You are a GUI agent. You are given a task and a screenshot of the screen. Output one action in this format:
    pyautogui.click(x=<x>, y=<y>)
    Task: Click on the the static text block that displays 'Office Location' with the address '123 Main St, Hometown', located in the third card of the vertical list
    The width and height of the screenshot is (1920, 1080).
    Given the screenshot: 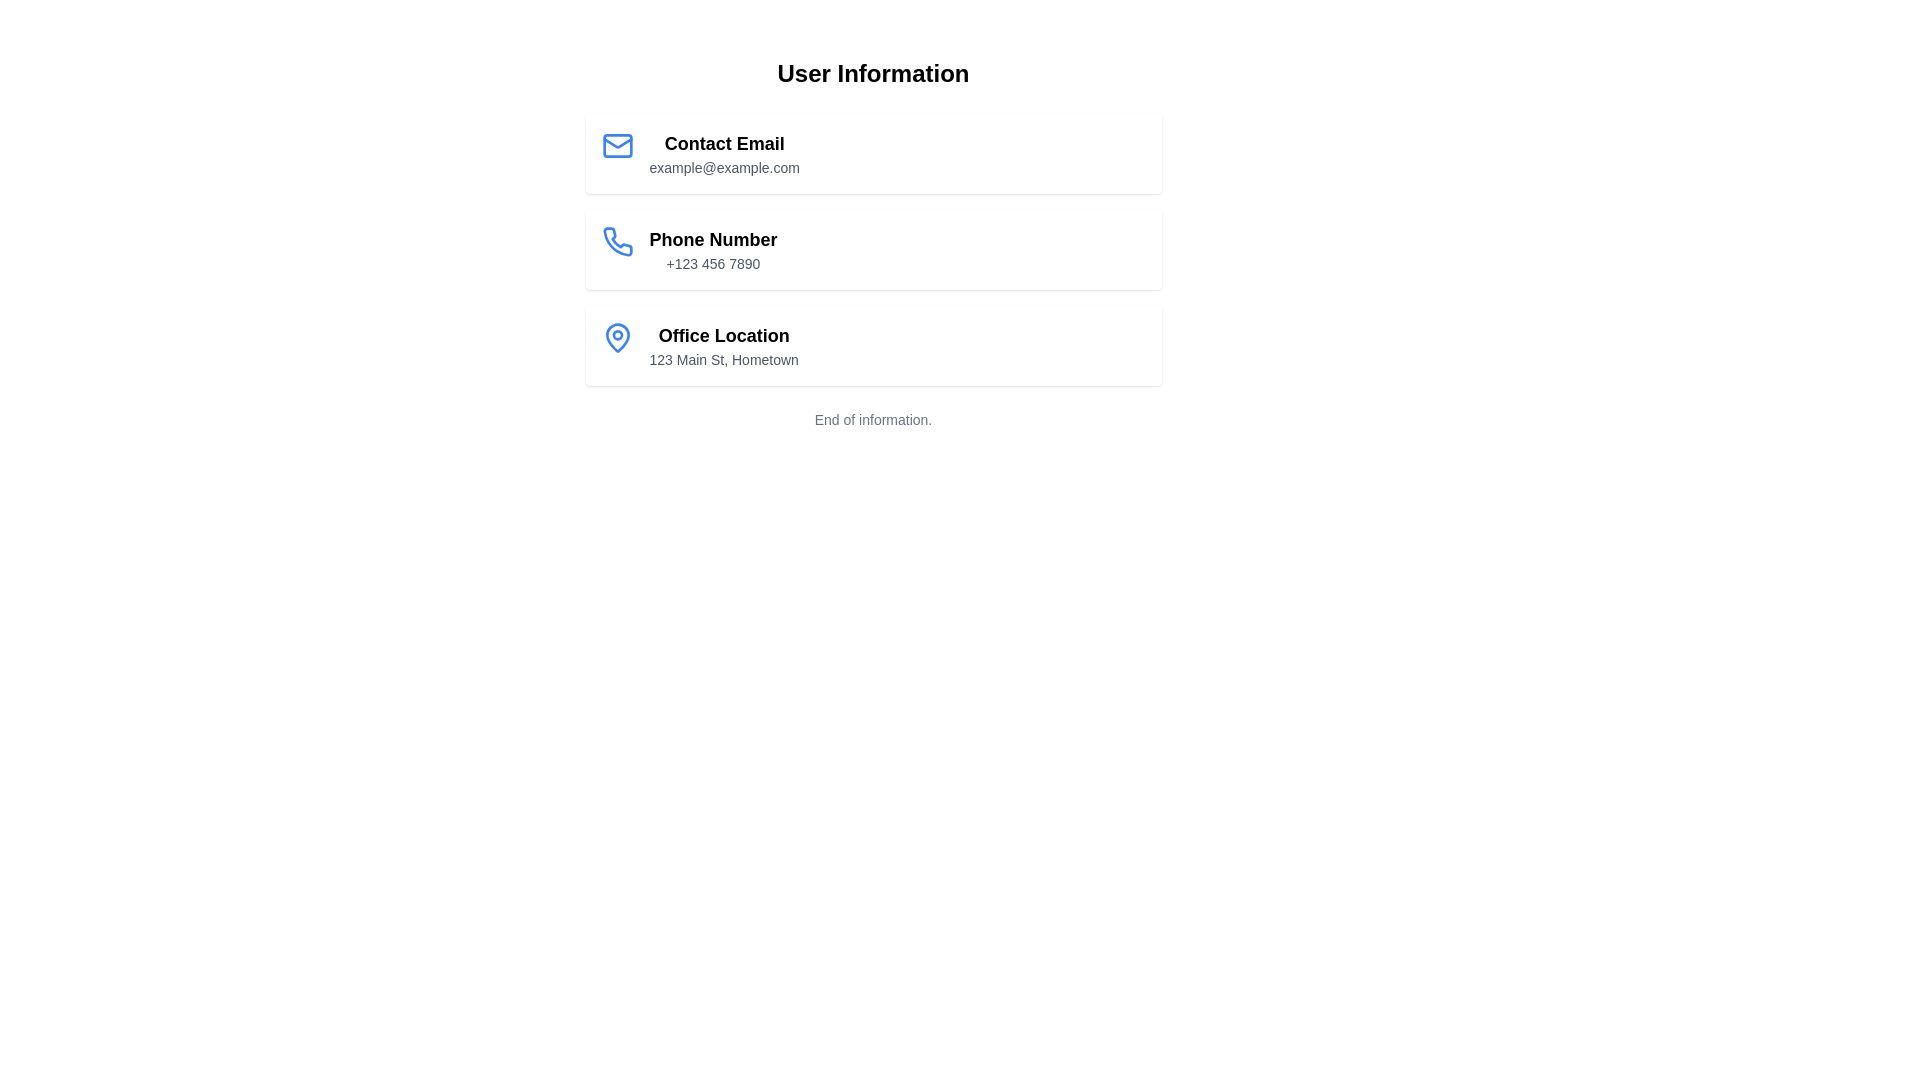 What is the action you would take?
    pyautogui.click(x=723, y=345)
    